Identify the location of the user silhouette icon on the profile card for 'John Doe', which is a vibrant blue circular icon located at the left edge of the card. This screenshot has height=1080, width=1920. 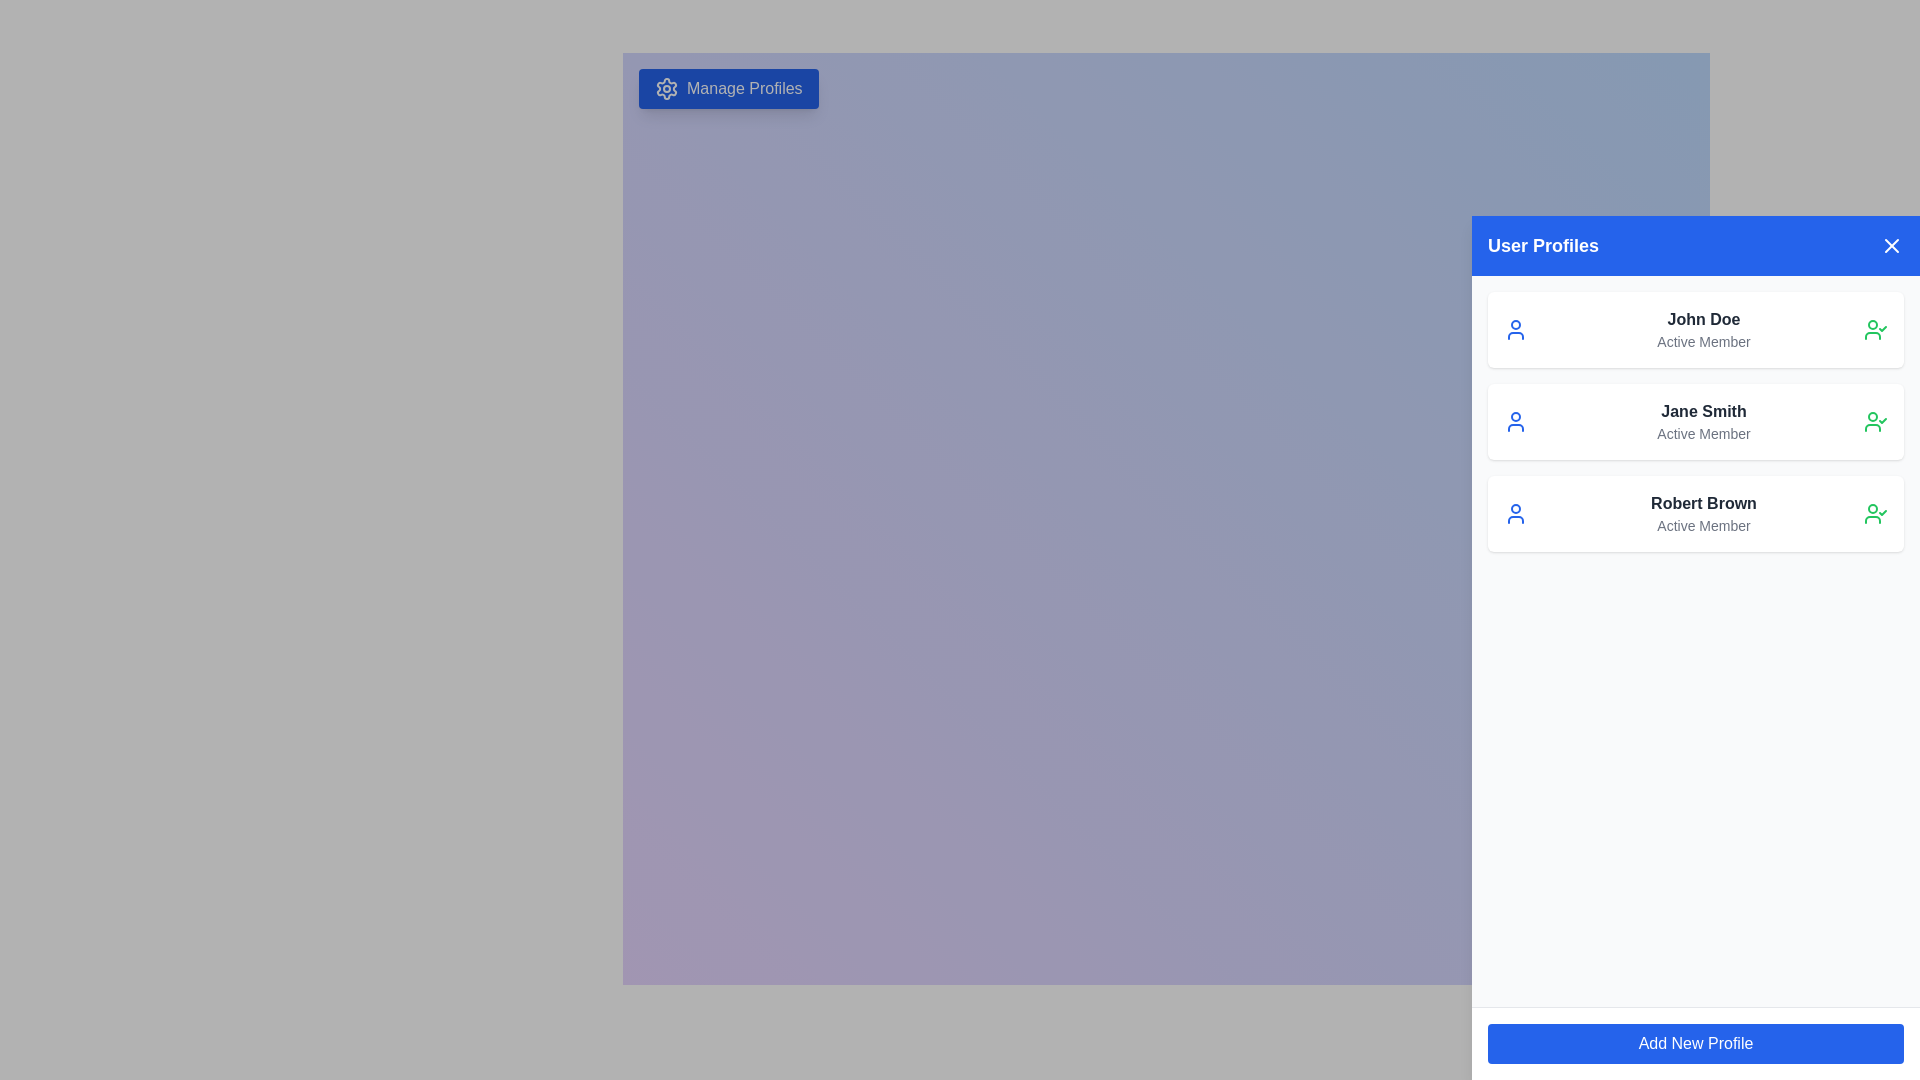
(1516, 329).